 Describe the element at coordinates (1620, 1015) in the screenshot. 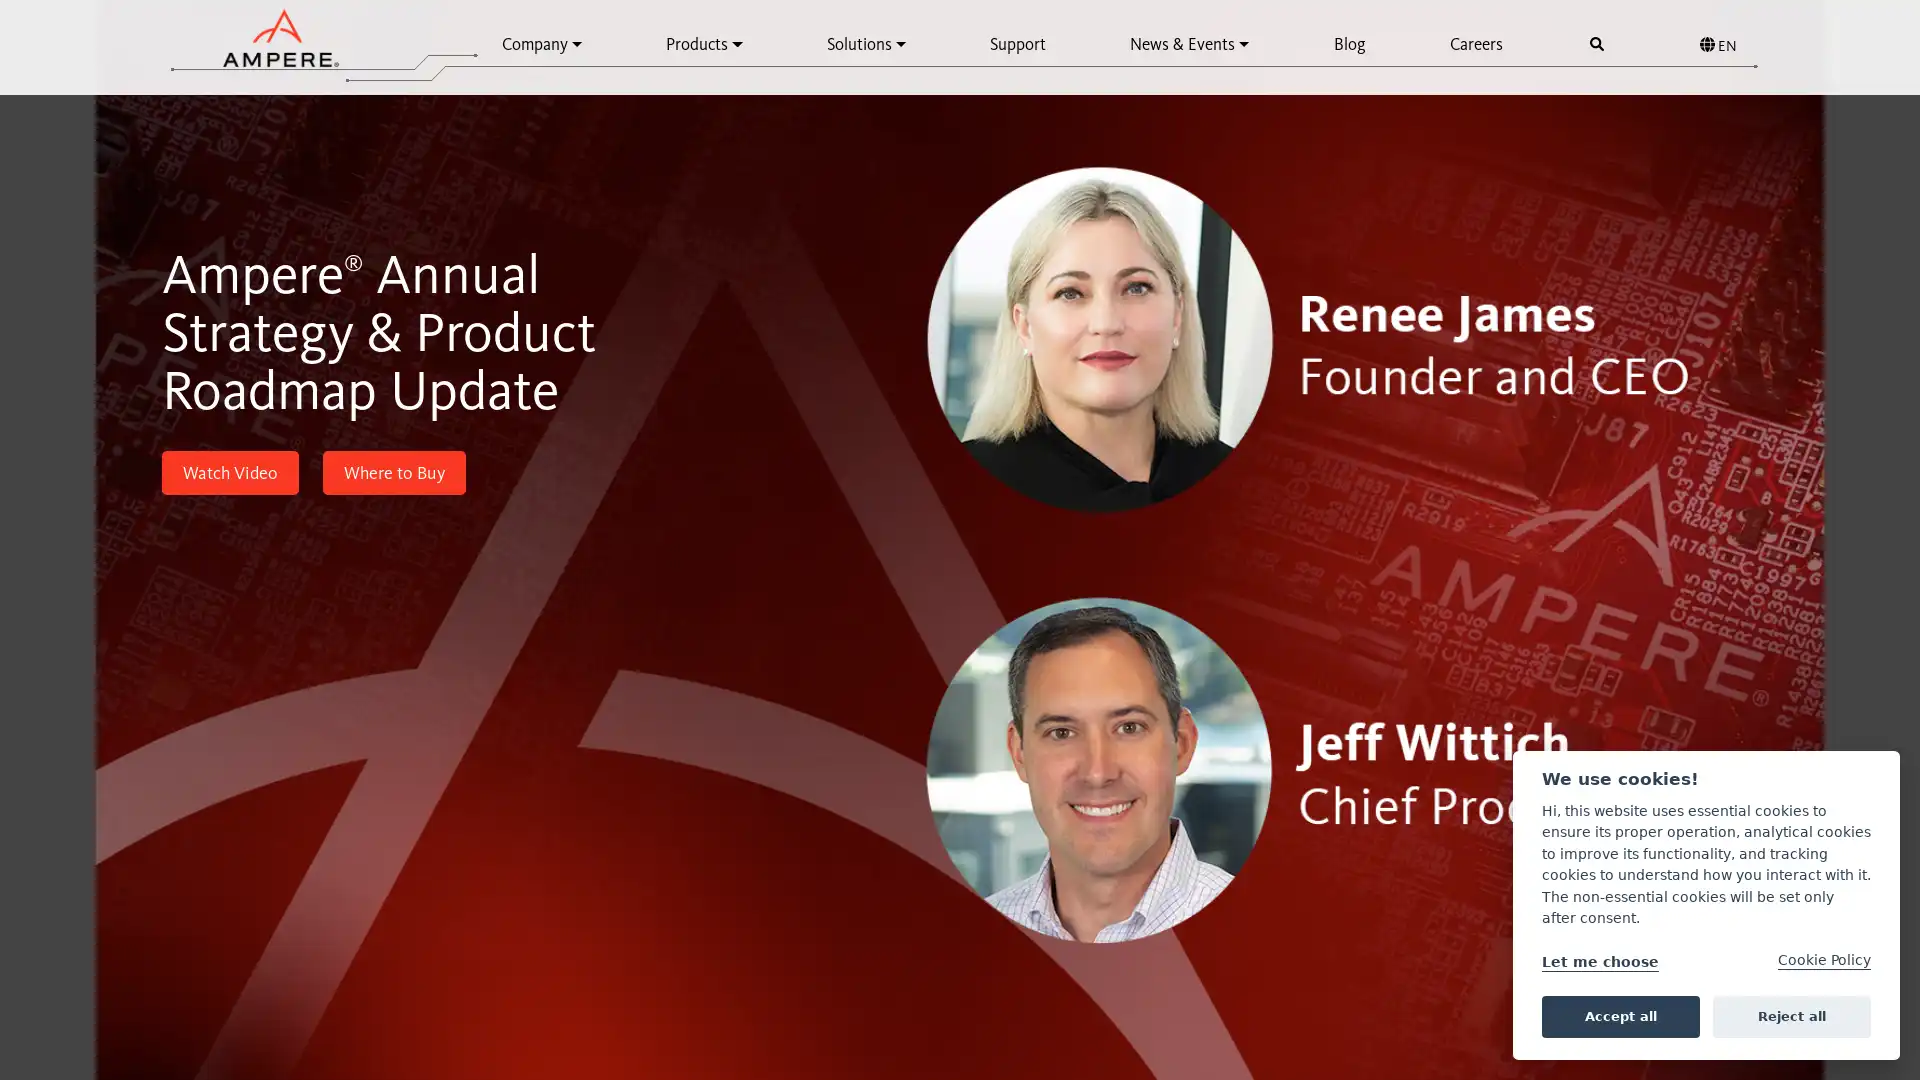

I see `Accept all` at that location.